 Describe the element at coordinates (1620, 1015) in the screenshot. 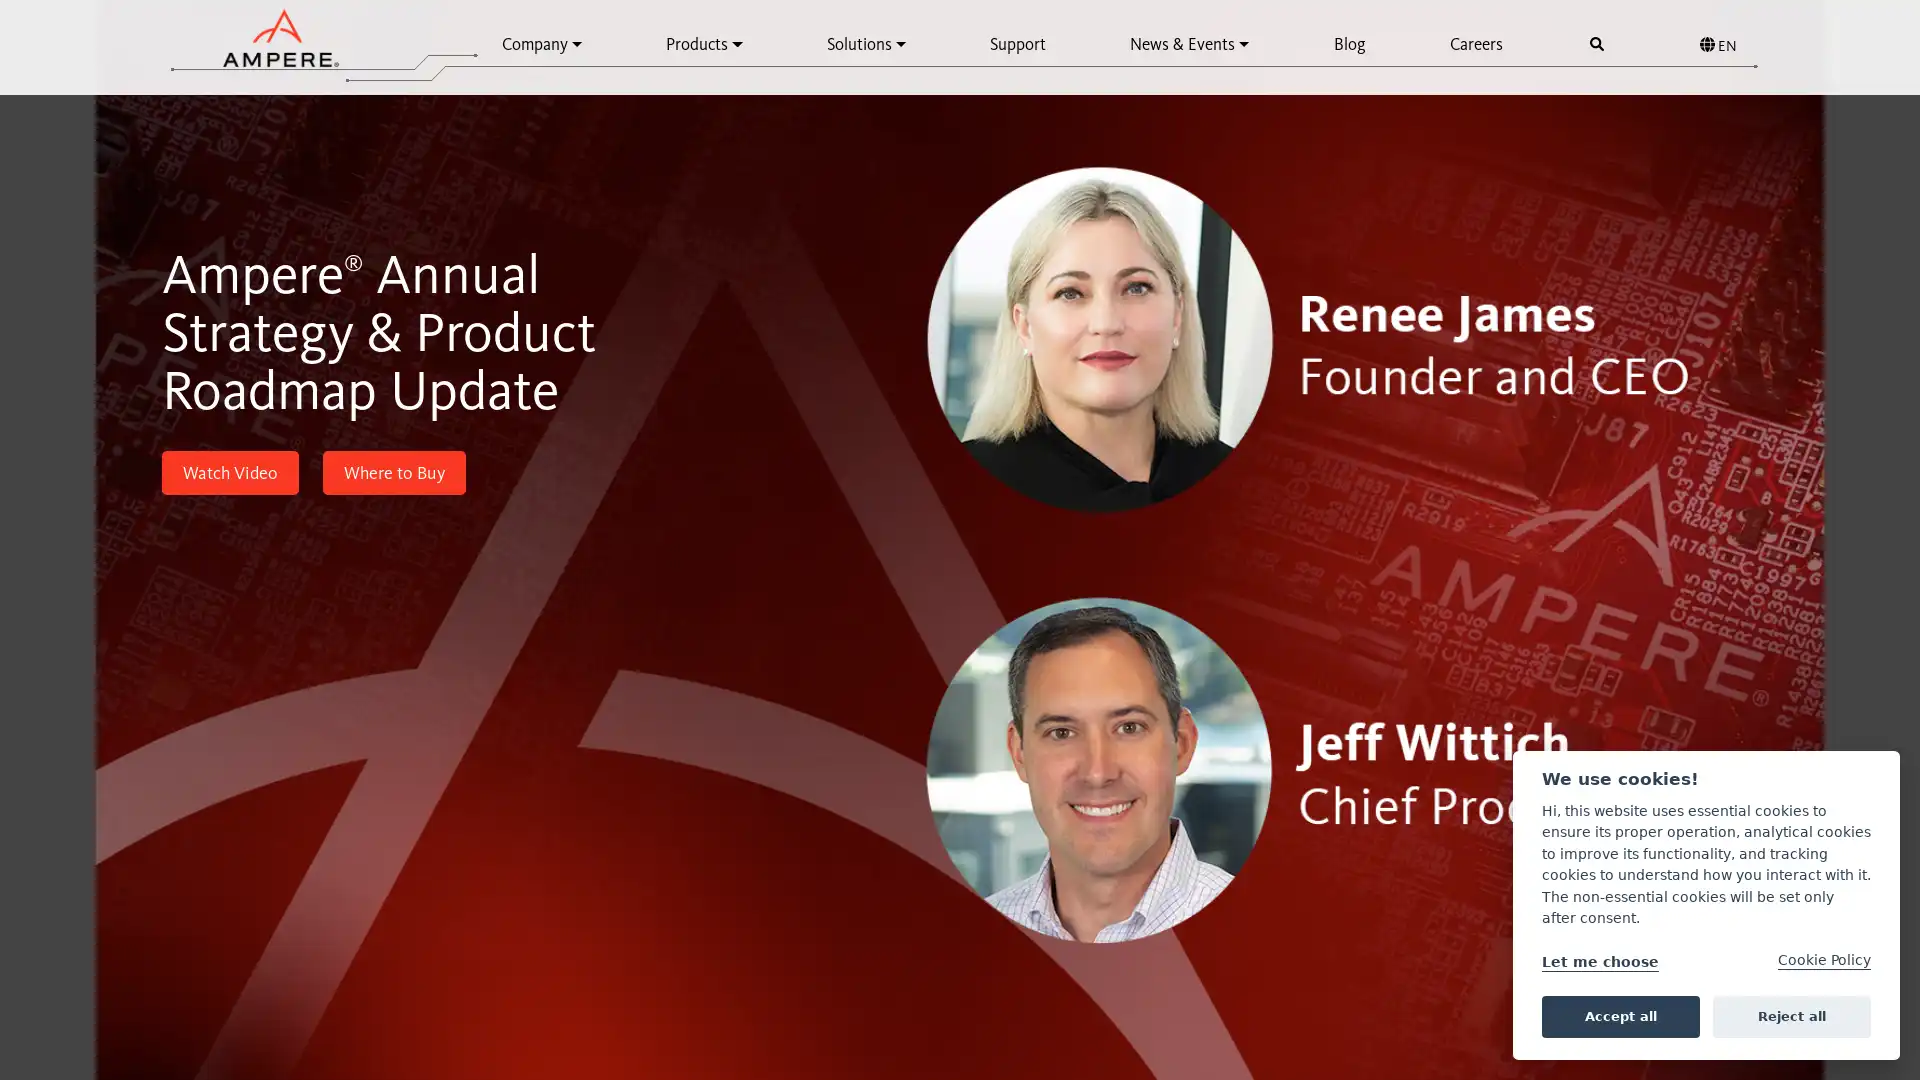

I see `Accept all` at that location.